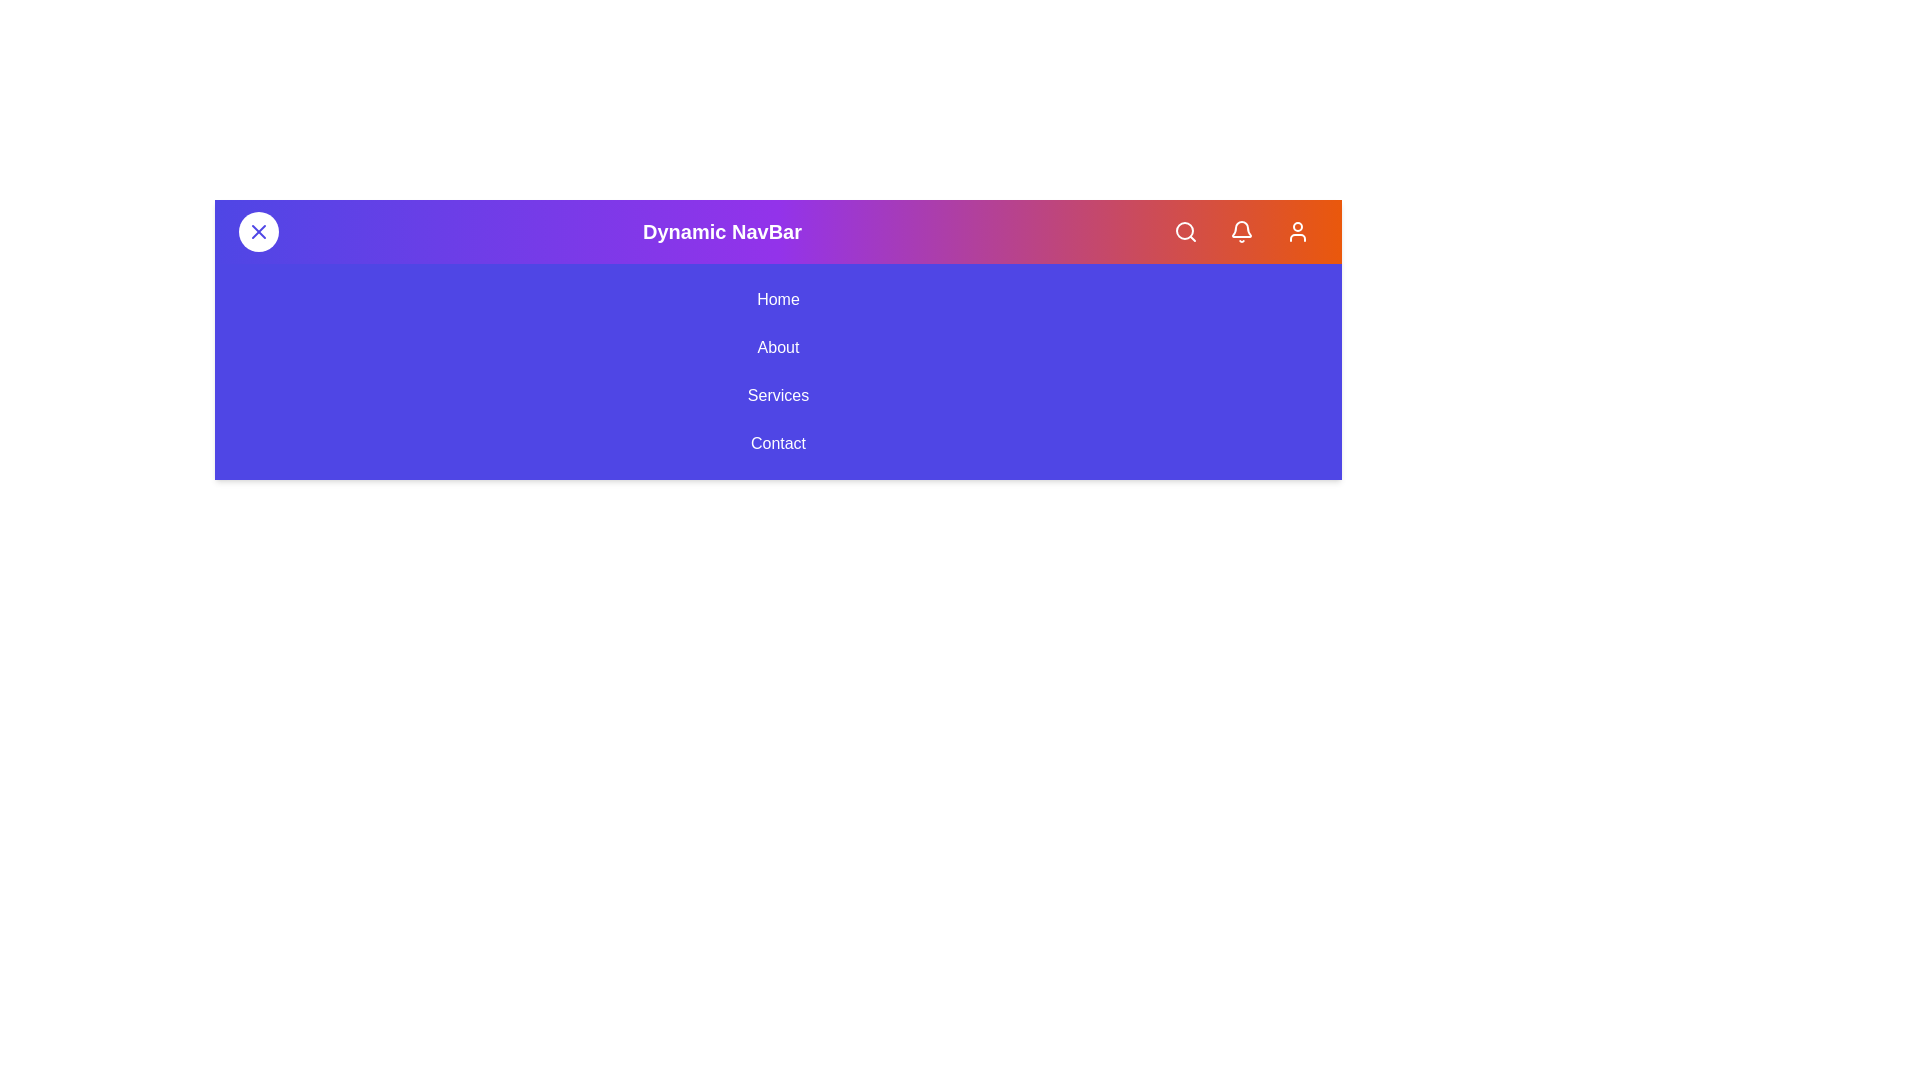 This screenshot has height=1080, width=1920. What do you see at coordinates (777, 346) in the screenshot?
I see `the navigation menu link labeled About` at bounding box center [777, 346].